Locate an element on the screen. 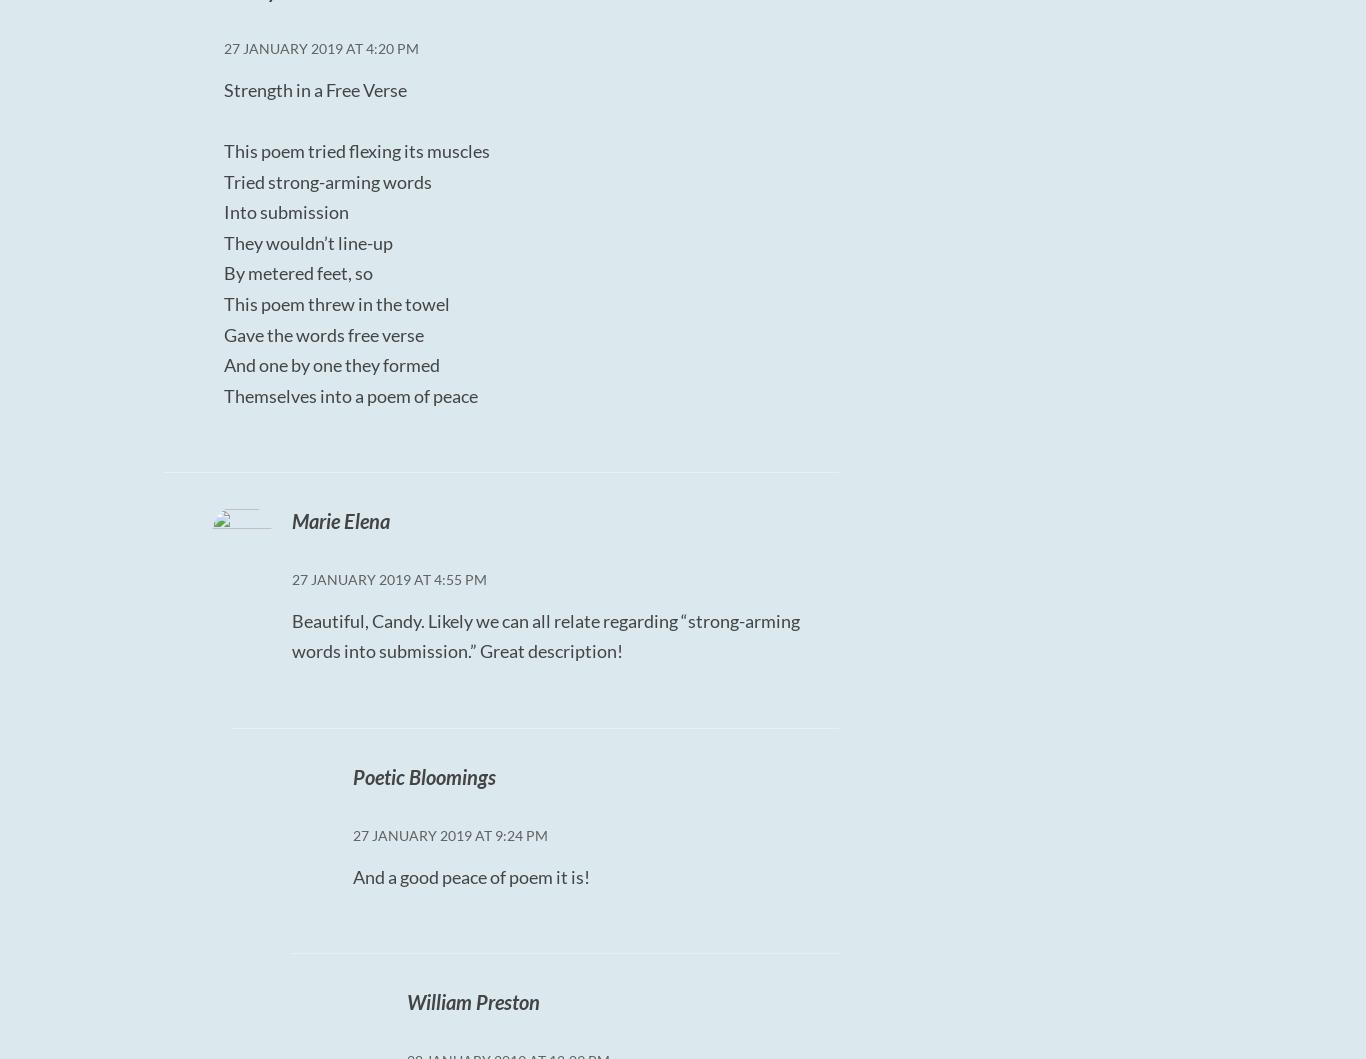 Image resolution: width=1366 pixels, height=1059 pixels. 'This poem tried flexing its muscles' is located at coordinates (223, 148).